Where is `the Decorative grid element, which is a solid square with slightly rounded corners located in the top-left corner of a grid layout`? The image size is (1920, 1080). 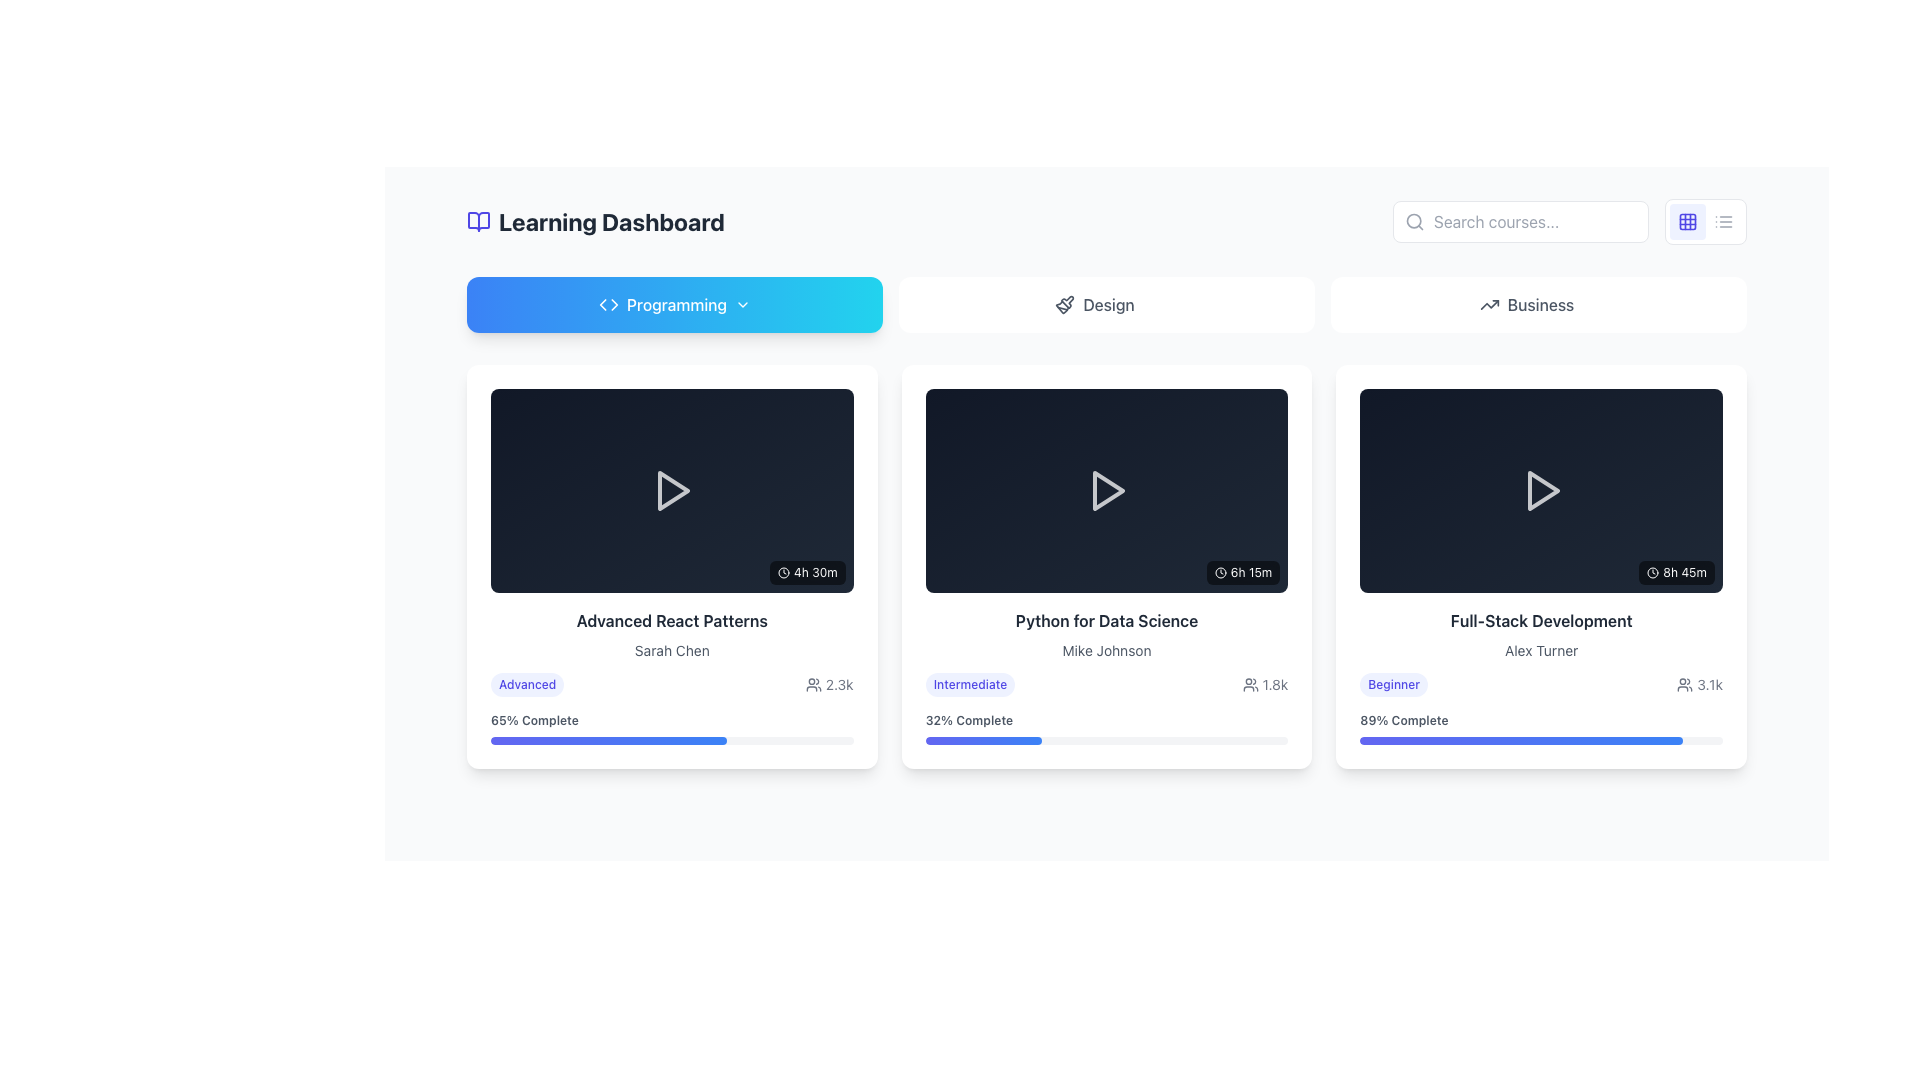
the Decorative grid element, which is a solid square with slightly rounded corners located in the top-left corner of a grid layout is located at coordinates (1687, 222).